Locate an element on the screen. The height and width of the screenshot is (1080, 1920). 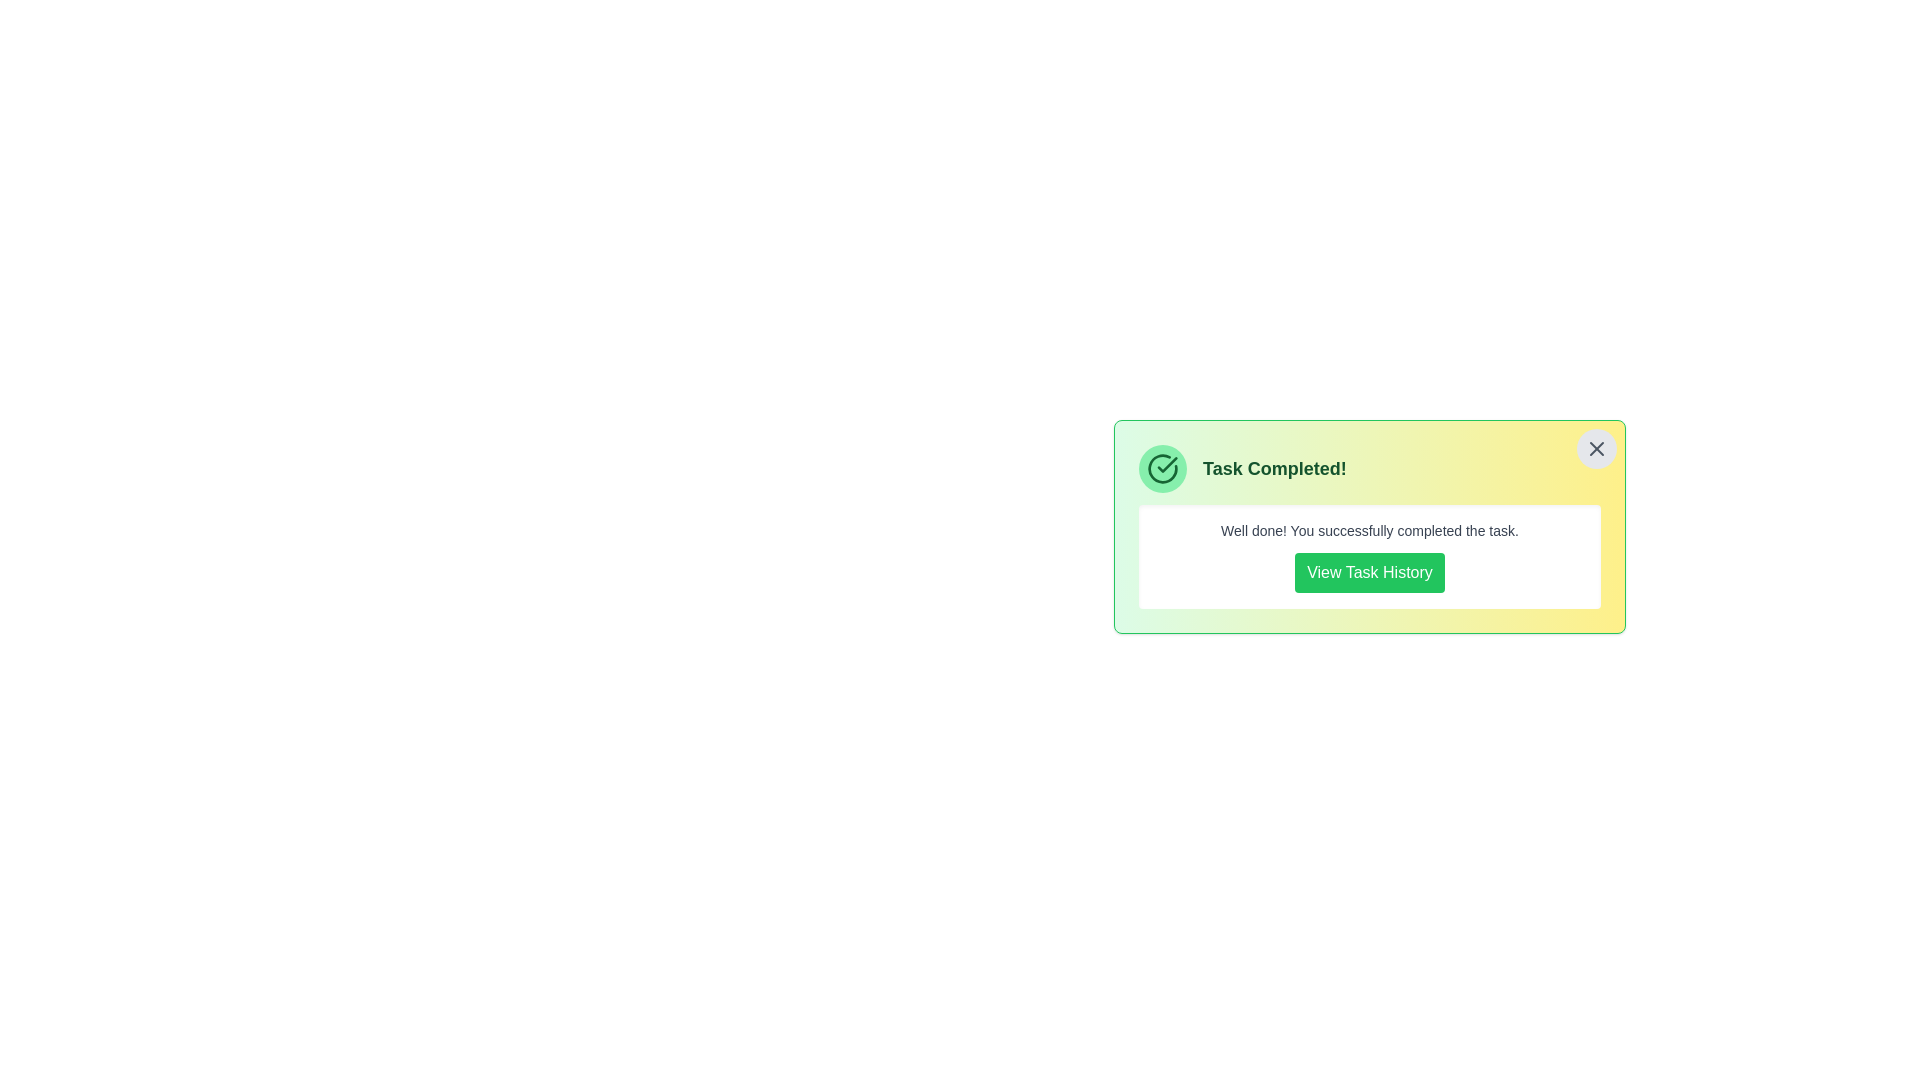
the descriptive text below the title is located at coordinates (1368, 530).